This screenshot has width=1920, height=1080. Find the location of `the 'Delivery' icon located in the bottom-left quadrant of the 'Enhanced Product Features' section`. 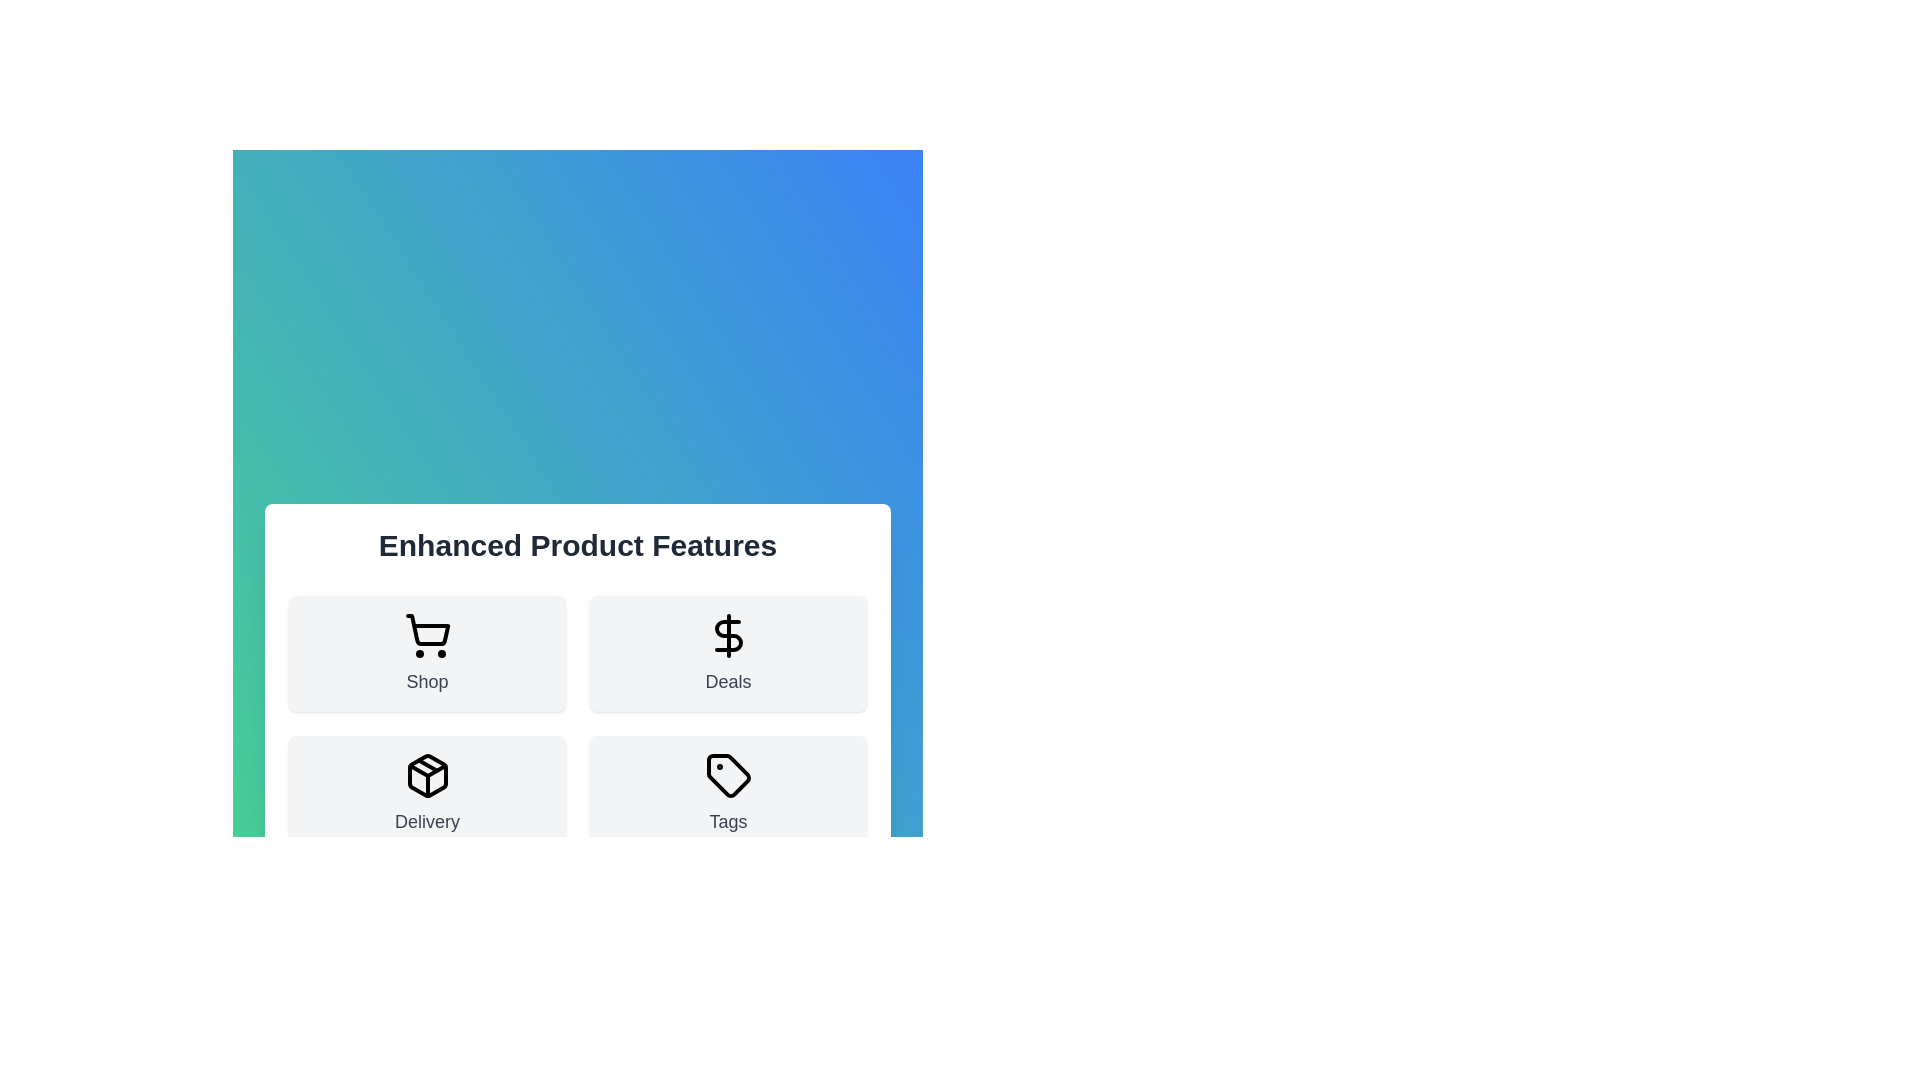

the 'Delivery' icon located in the bottom-left quadrant of the 'Enhanced Product Features' section is located at coordinates (426, 774).